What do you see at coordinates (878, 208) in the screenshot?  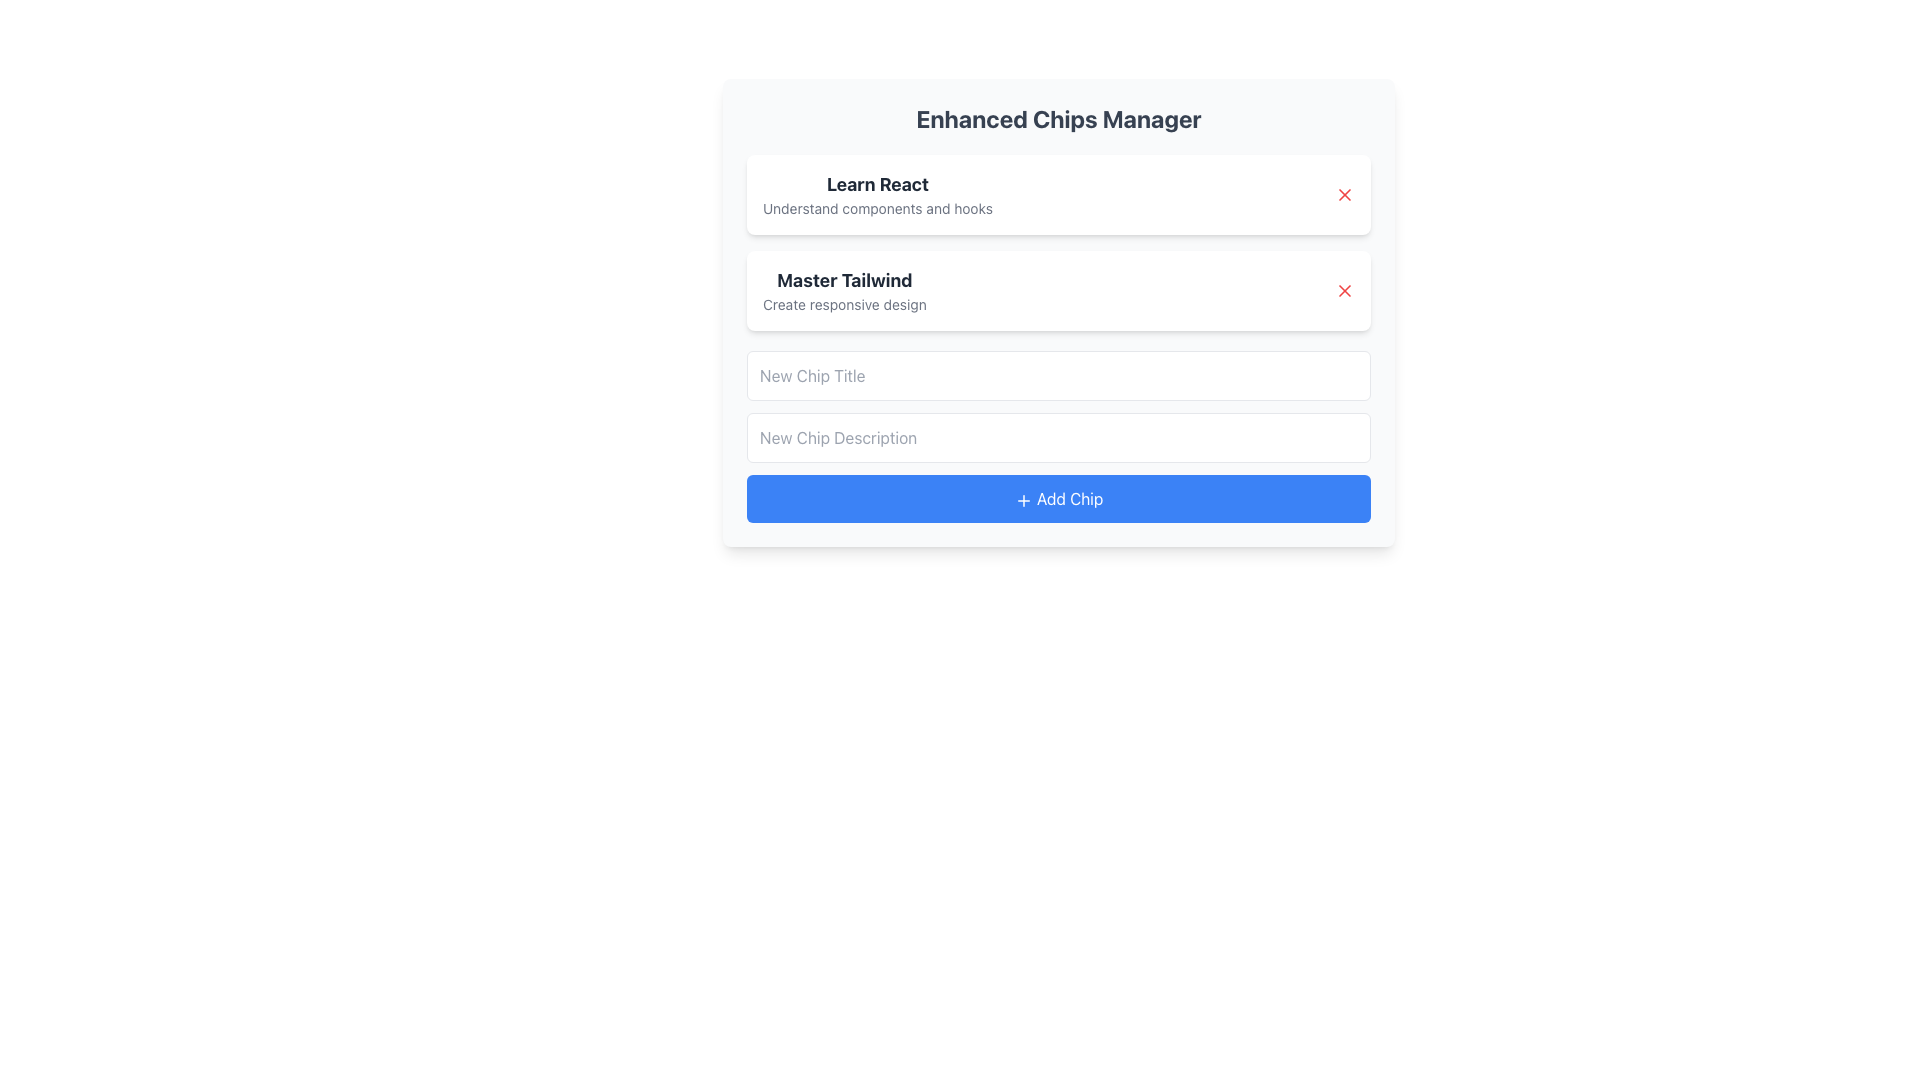 I see `the descriptive text element located beneath the title 'Learn React' in the first card of the application interface` at bounding box center [878, 208].